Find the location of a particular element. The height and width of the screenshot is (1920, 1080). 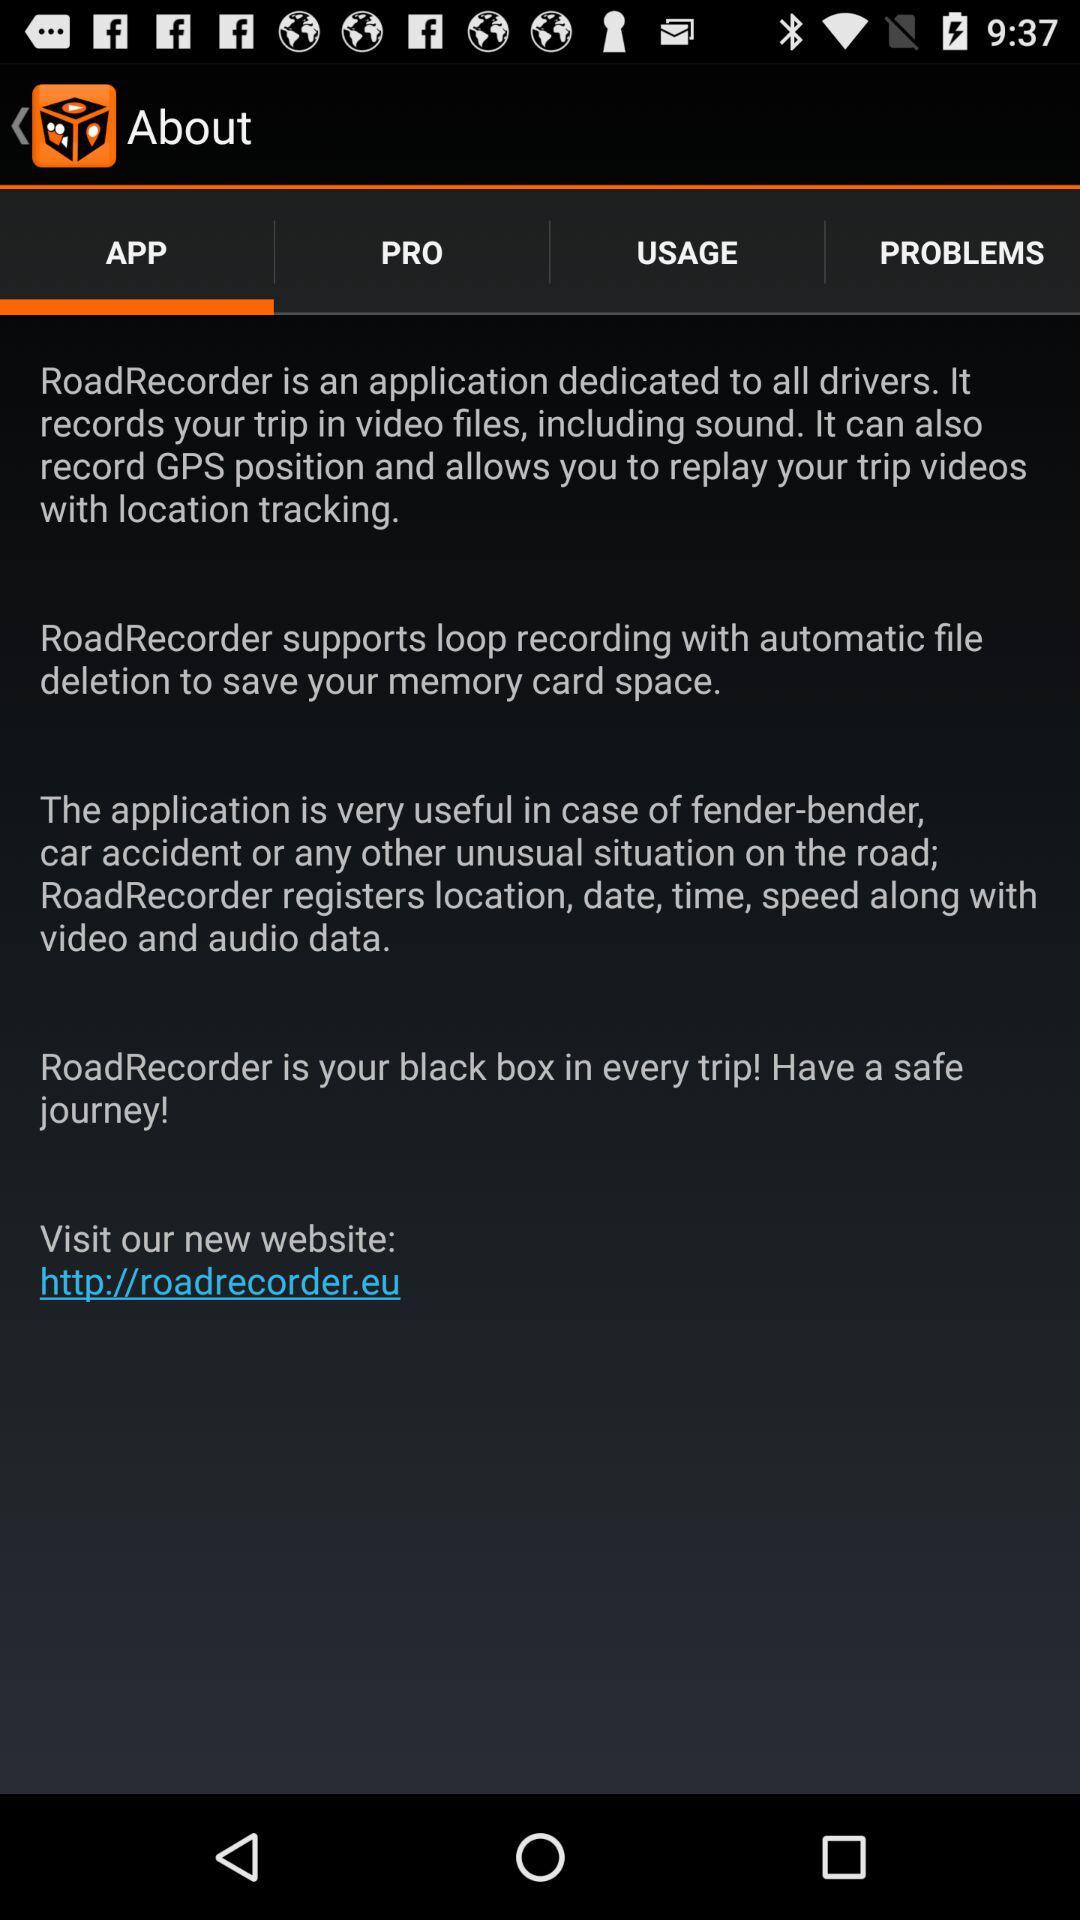

visit our new item is located at coordinates (226, 1257).